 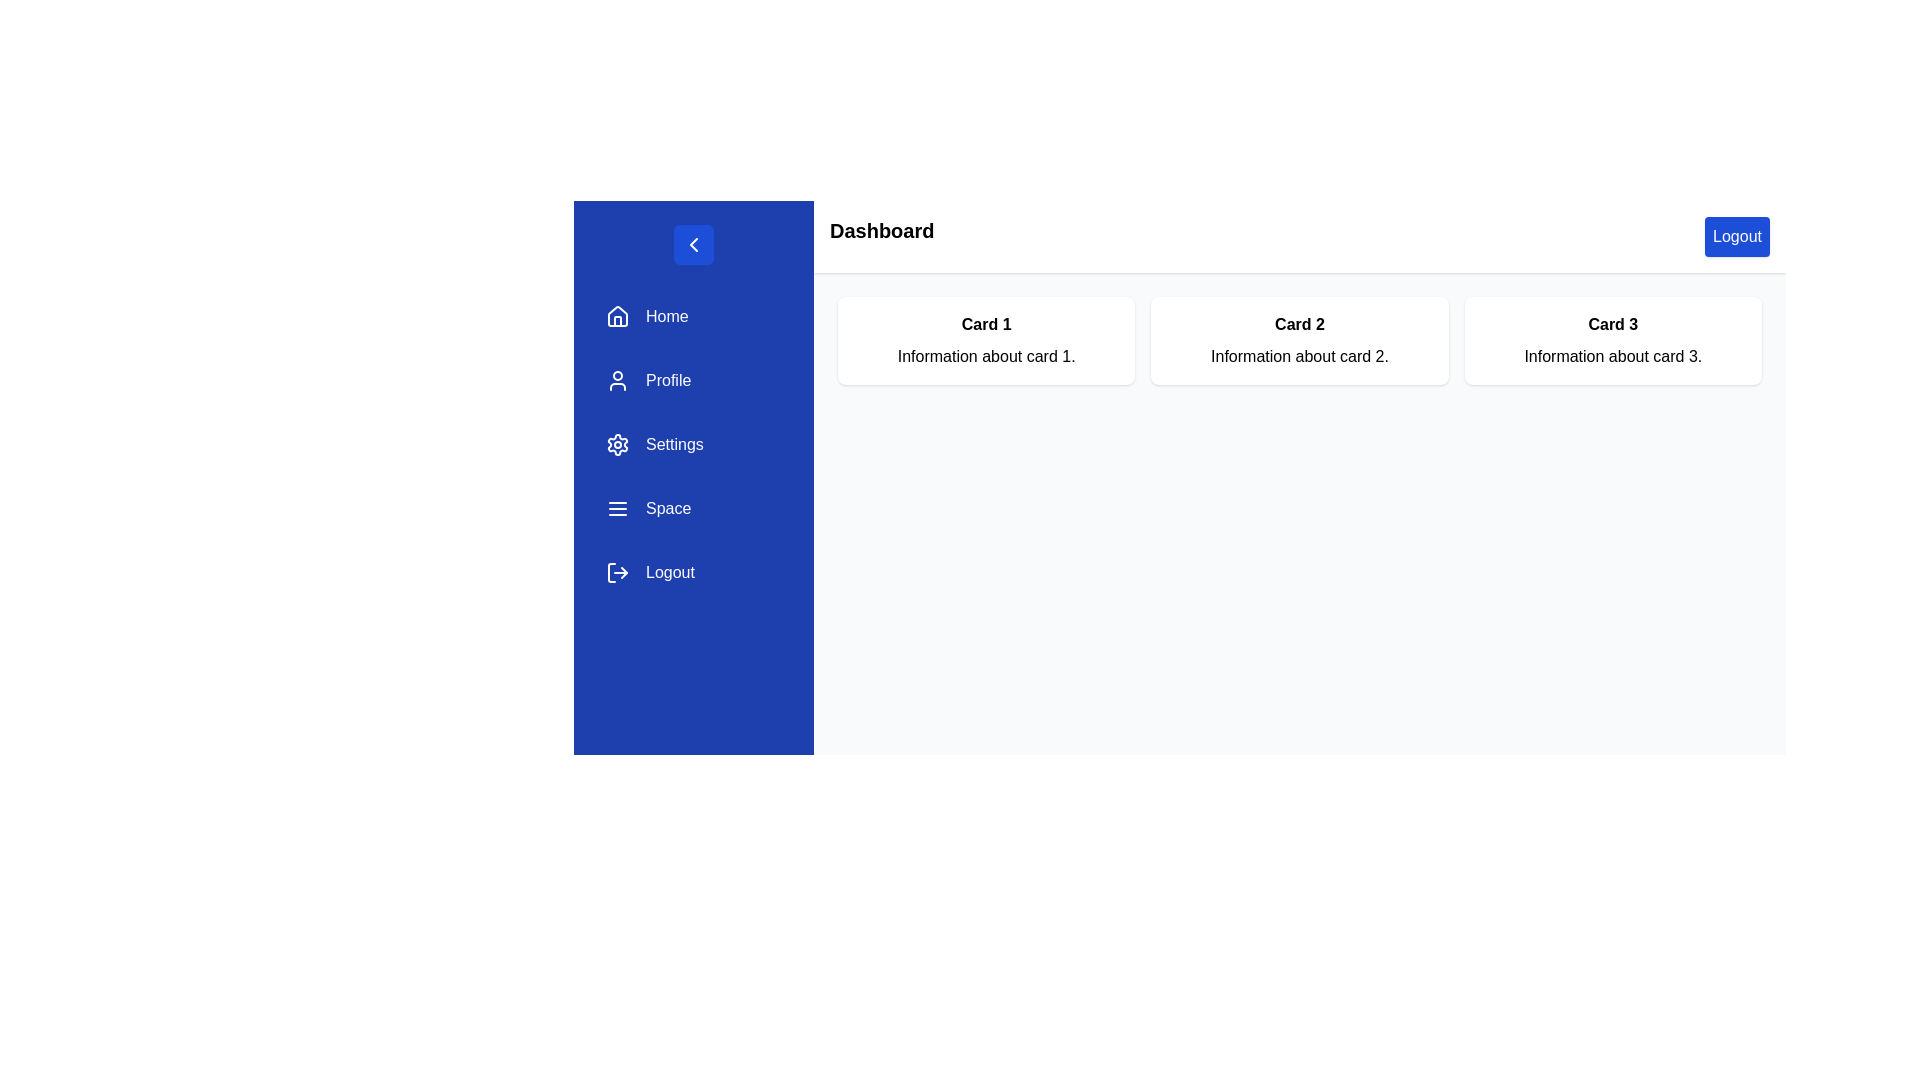 I want to click on the logout symbol icon, which is a small arrow-like icon with a circular outline, located in the sidebar menu at the bottom, adjacent to the text 'Logout', so click(x=617, y=573).